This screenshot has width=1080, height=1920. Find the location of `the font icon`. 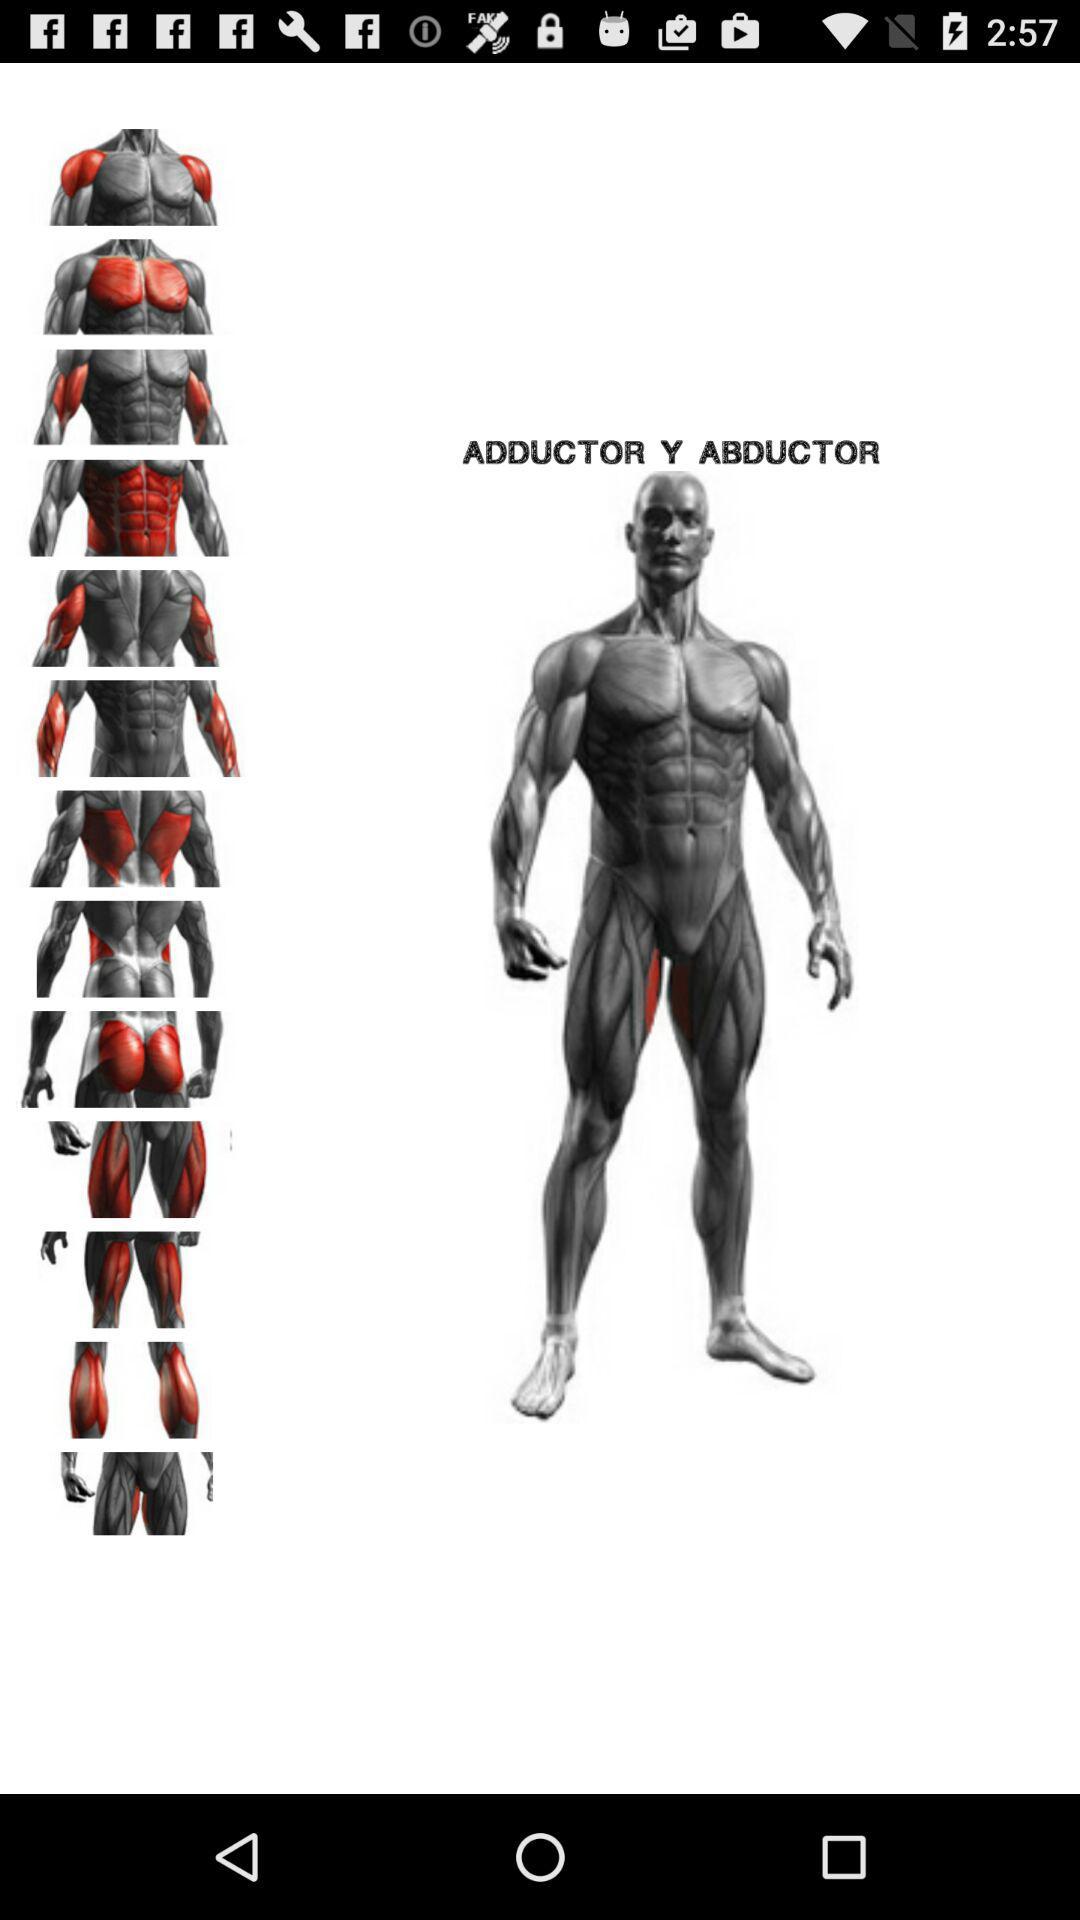

the font icon is located at coordinates (131, 1361).